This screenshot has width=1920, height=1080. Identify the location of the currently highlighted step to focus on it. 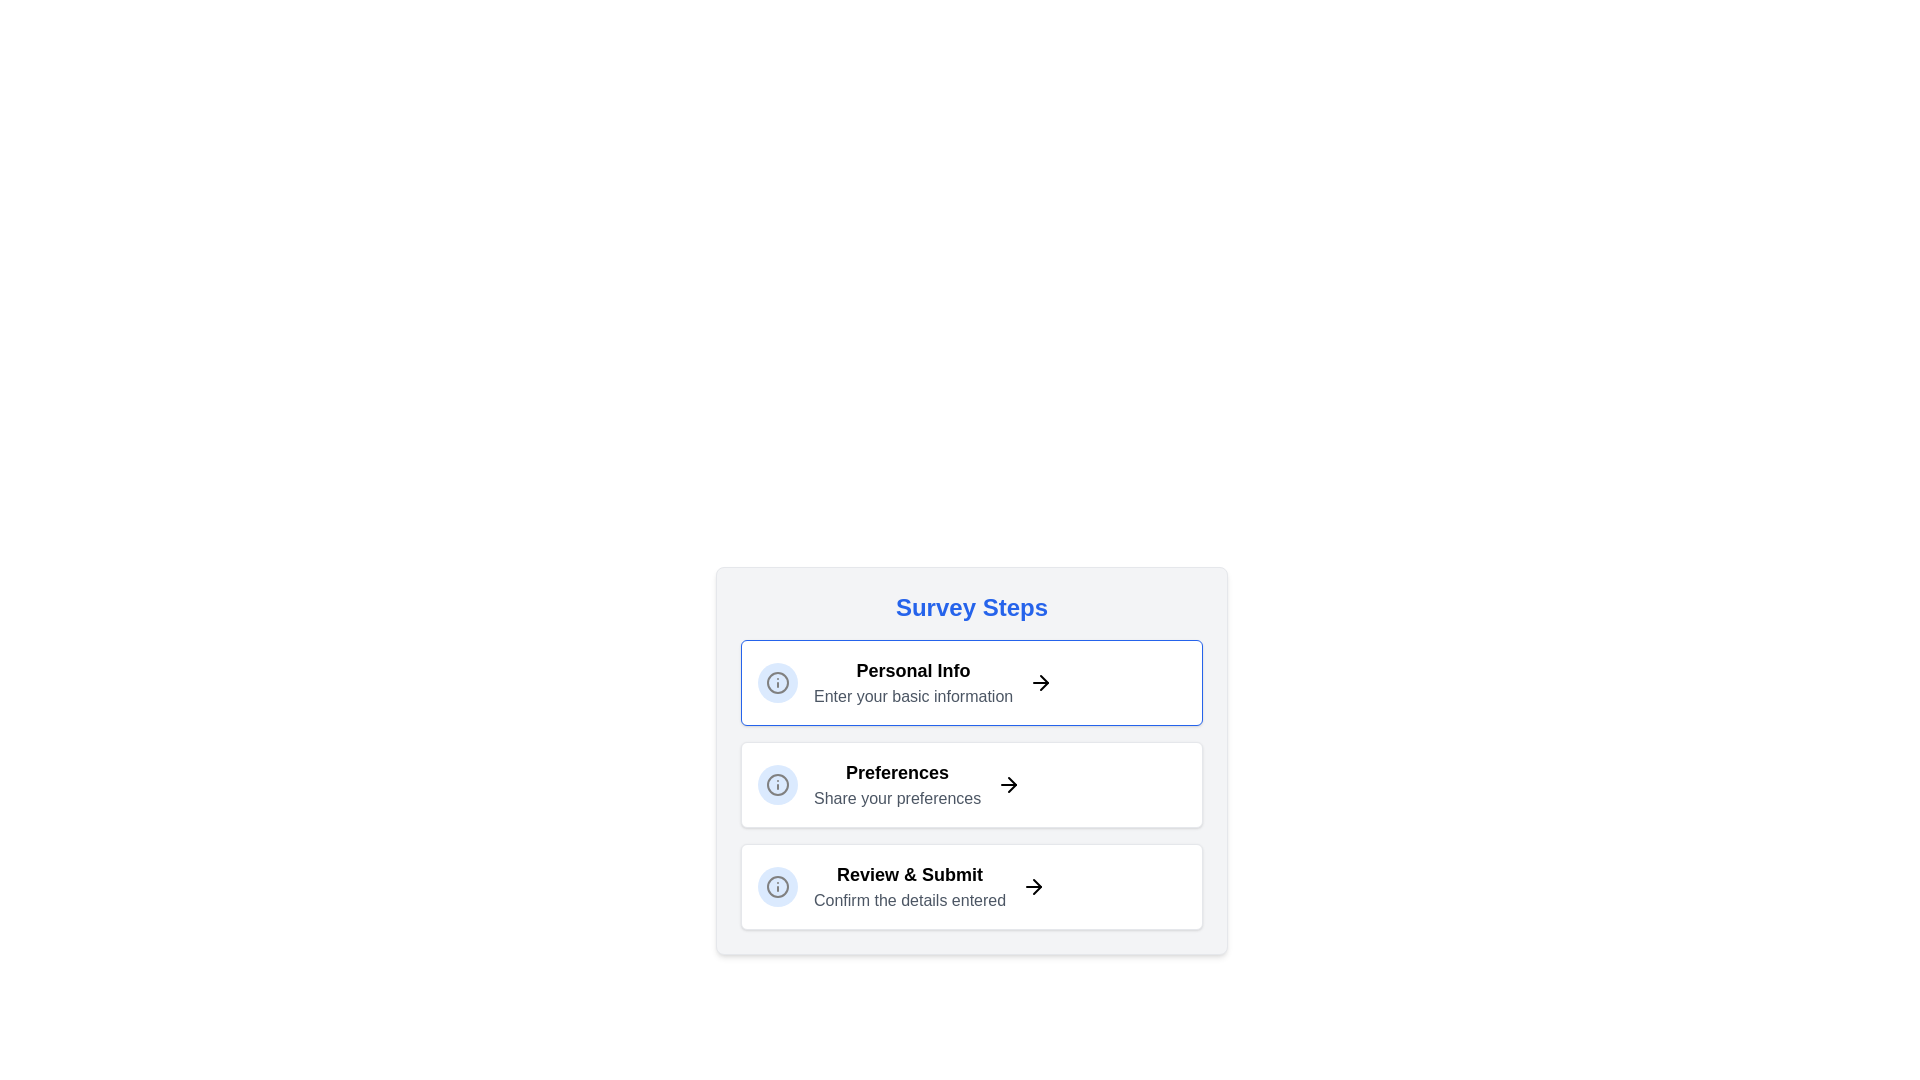
(971, 681).